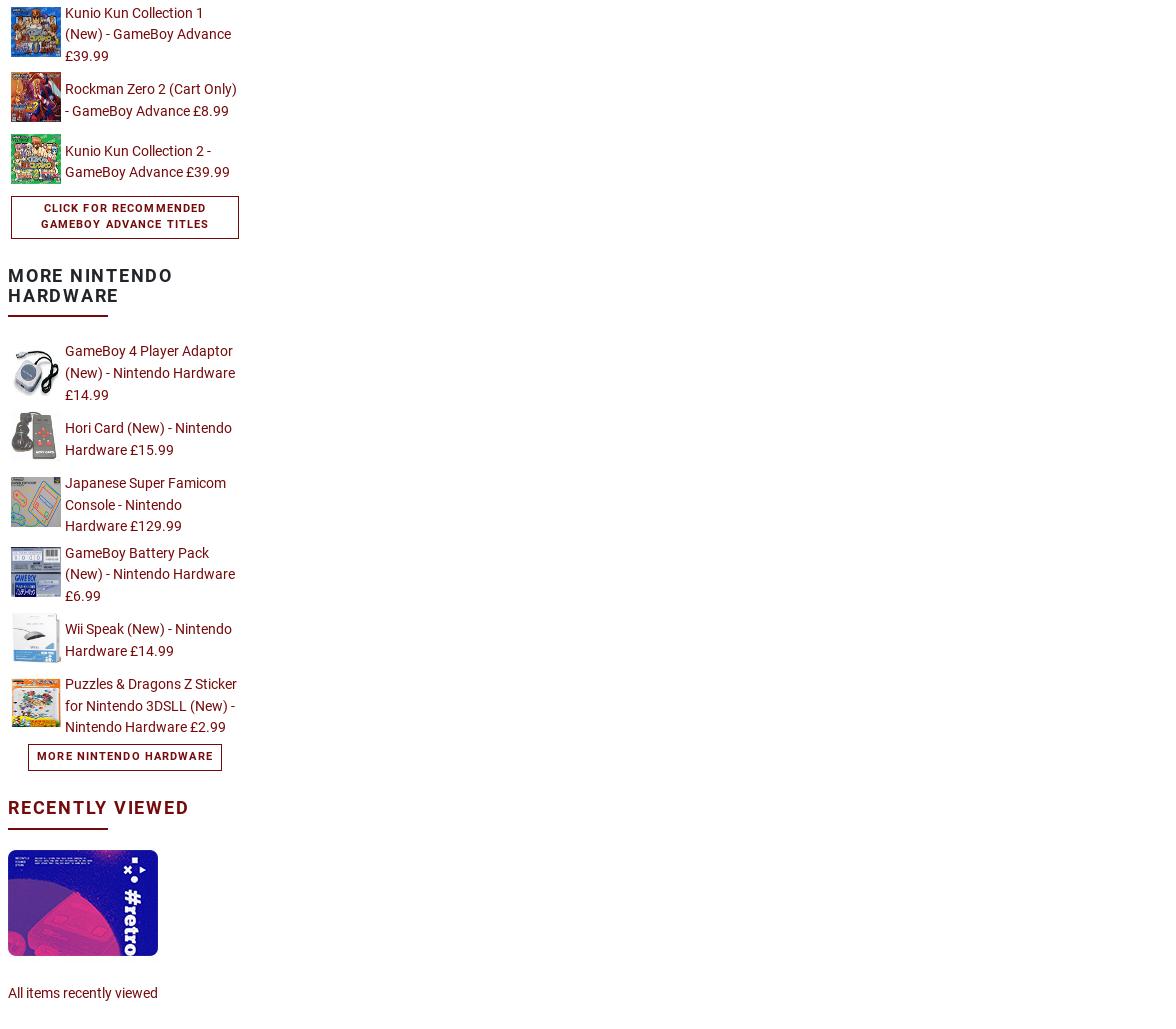  Describe the element at coordinates (148, 33) in the screenshot. I see `'Kunio Kun Collection 1 (New) - GameBoy Advance £39.99'` at that location.